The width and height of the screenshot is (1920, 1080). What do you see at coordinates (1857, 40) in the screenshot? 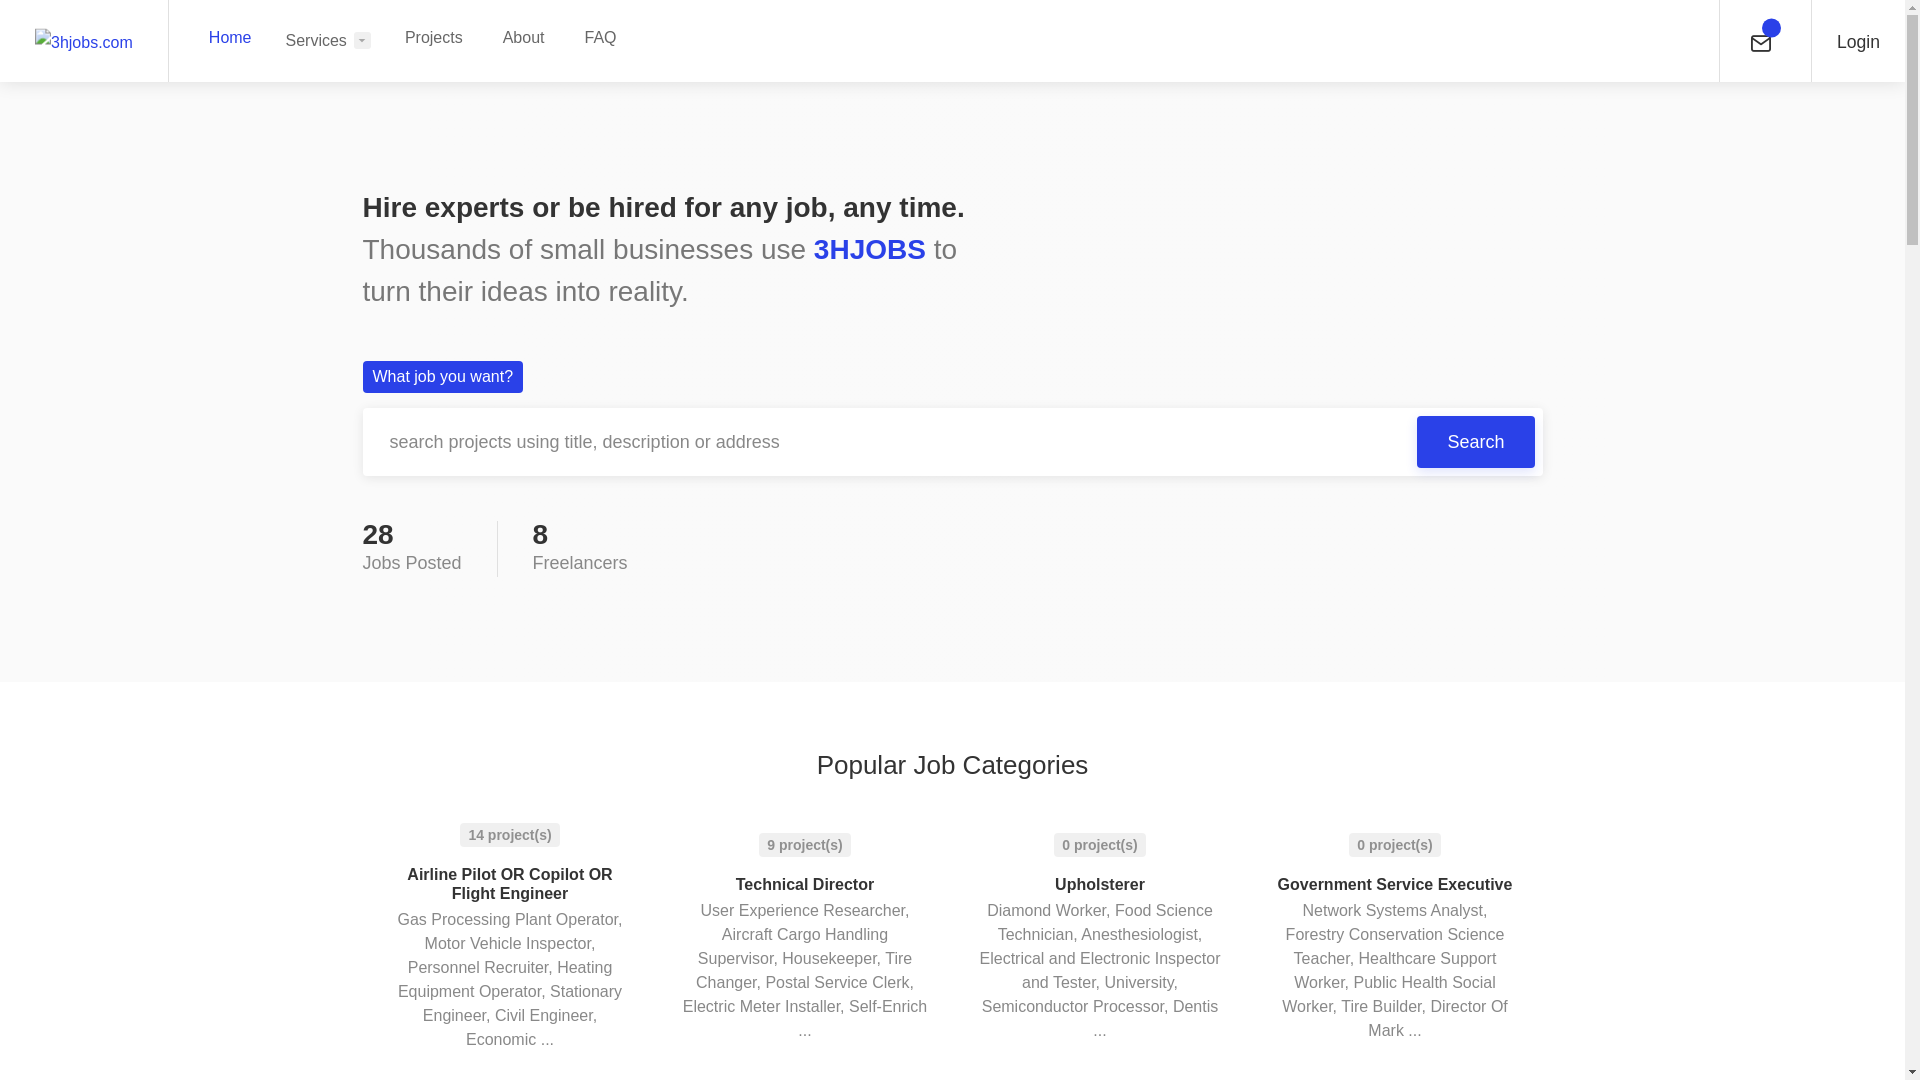
I see `'Login'` at bounding box center [1857, 40].